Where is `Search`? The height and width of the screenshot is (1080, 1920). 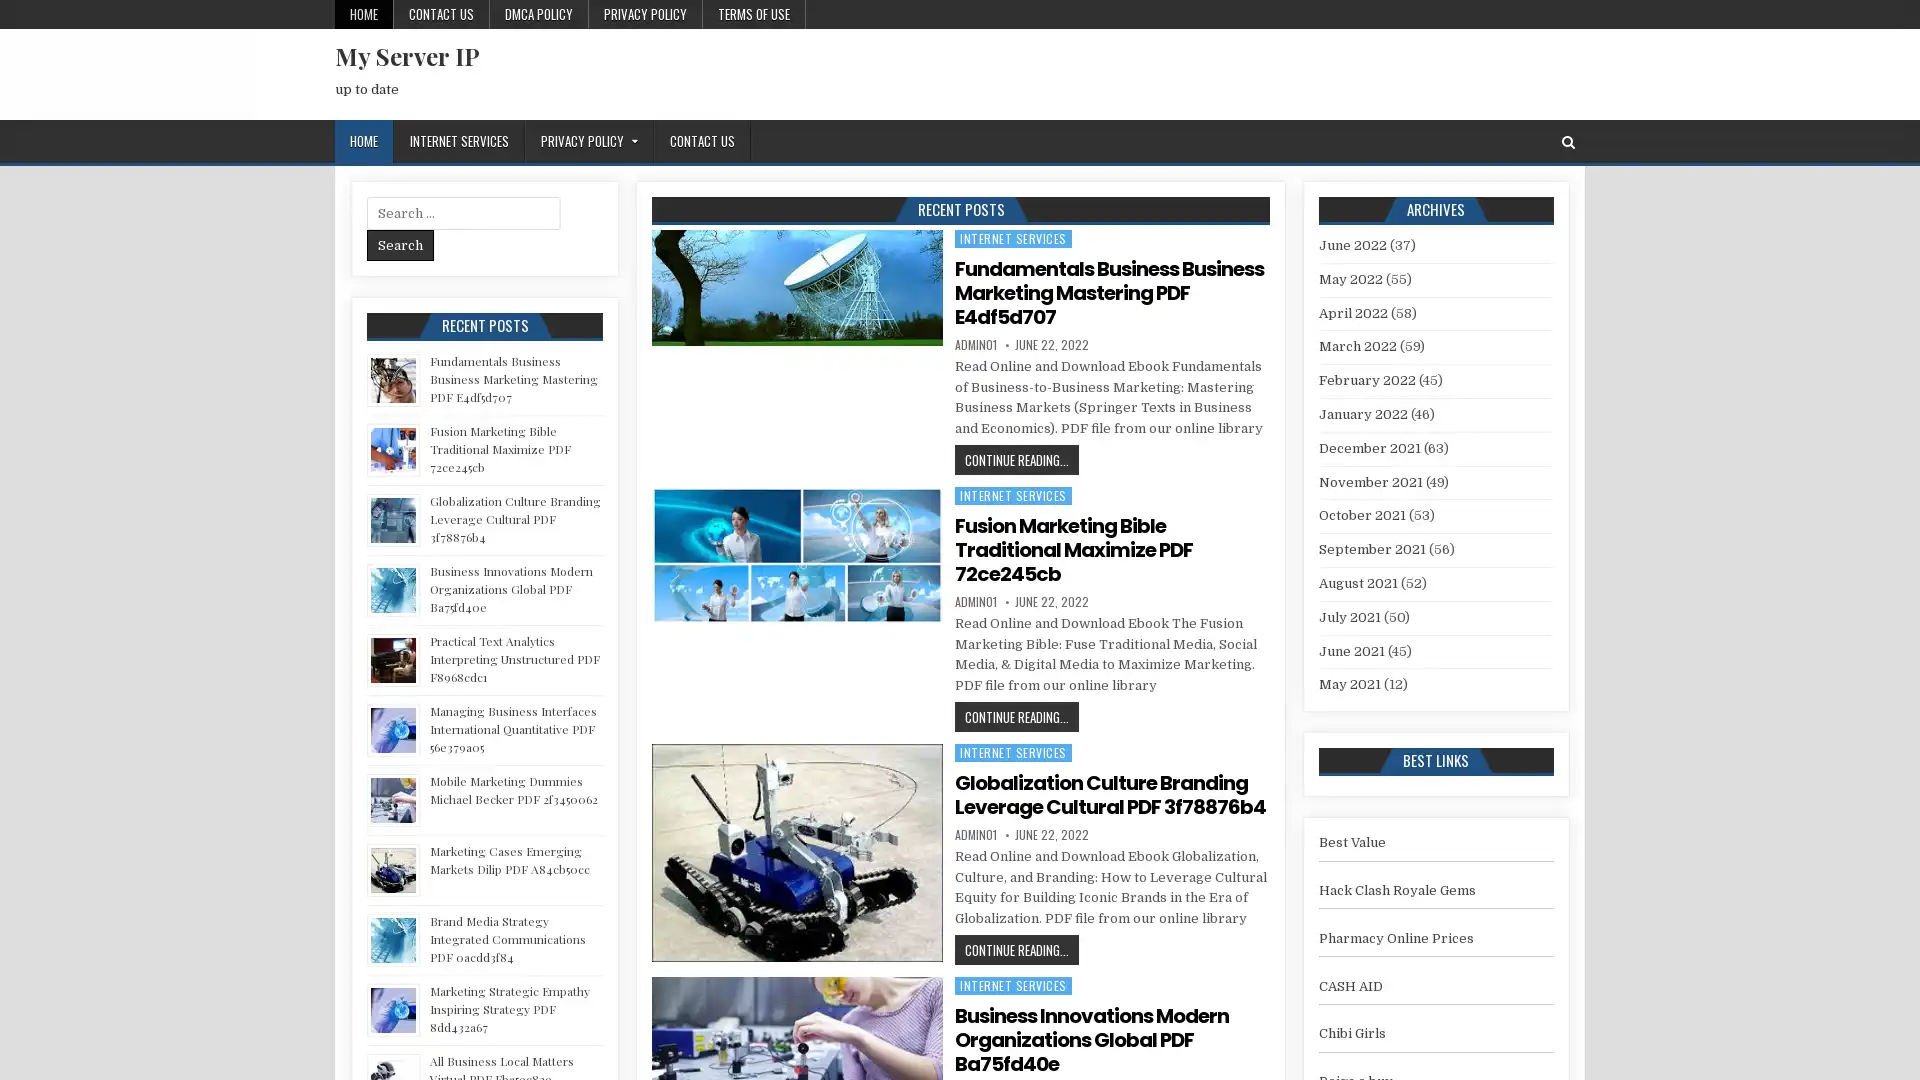 Search is located at coordinates (400, 244).